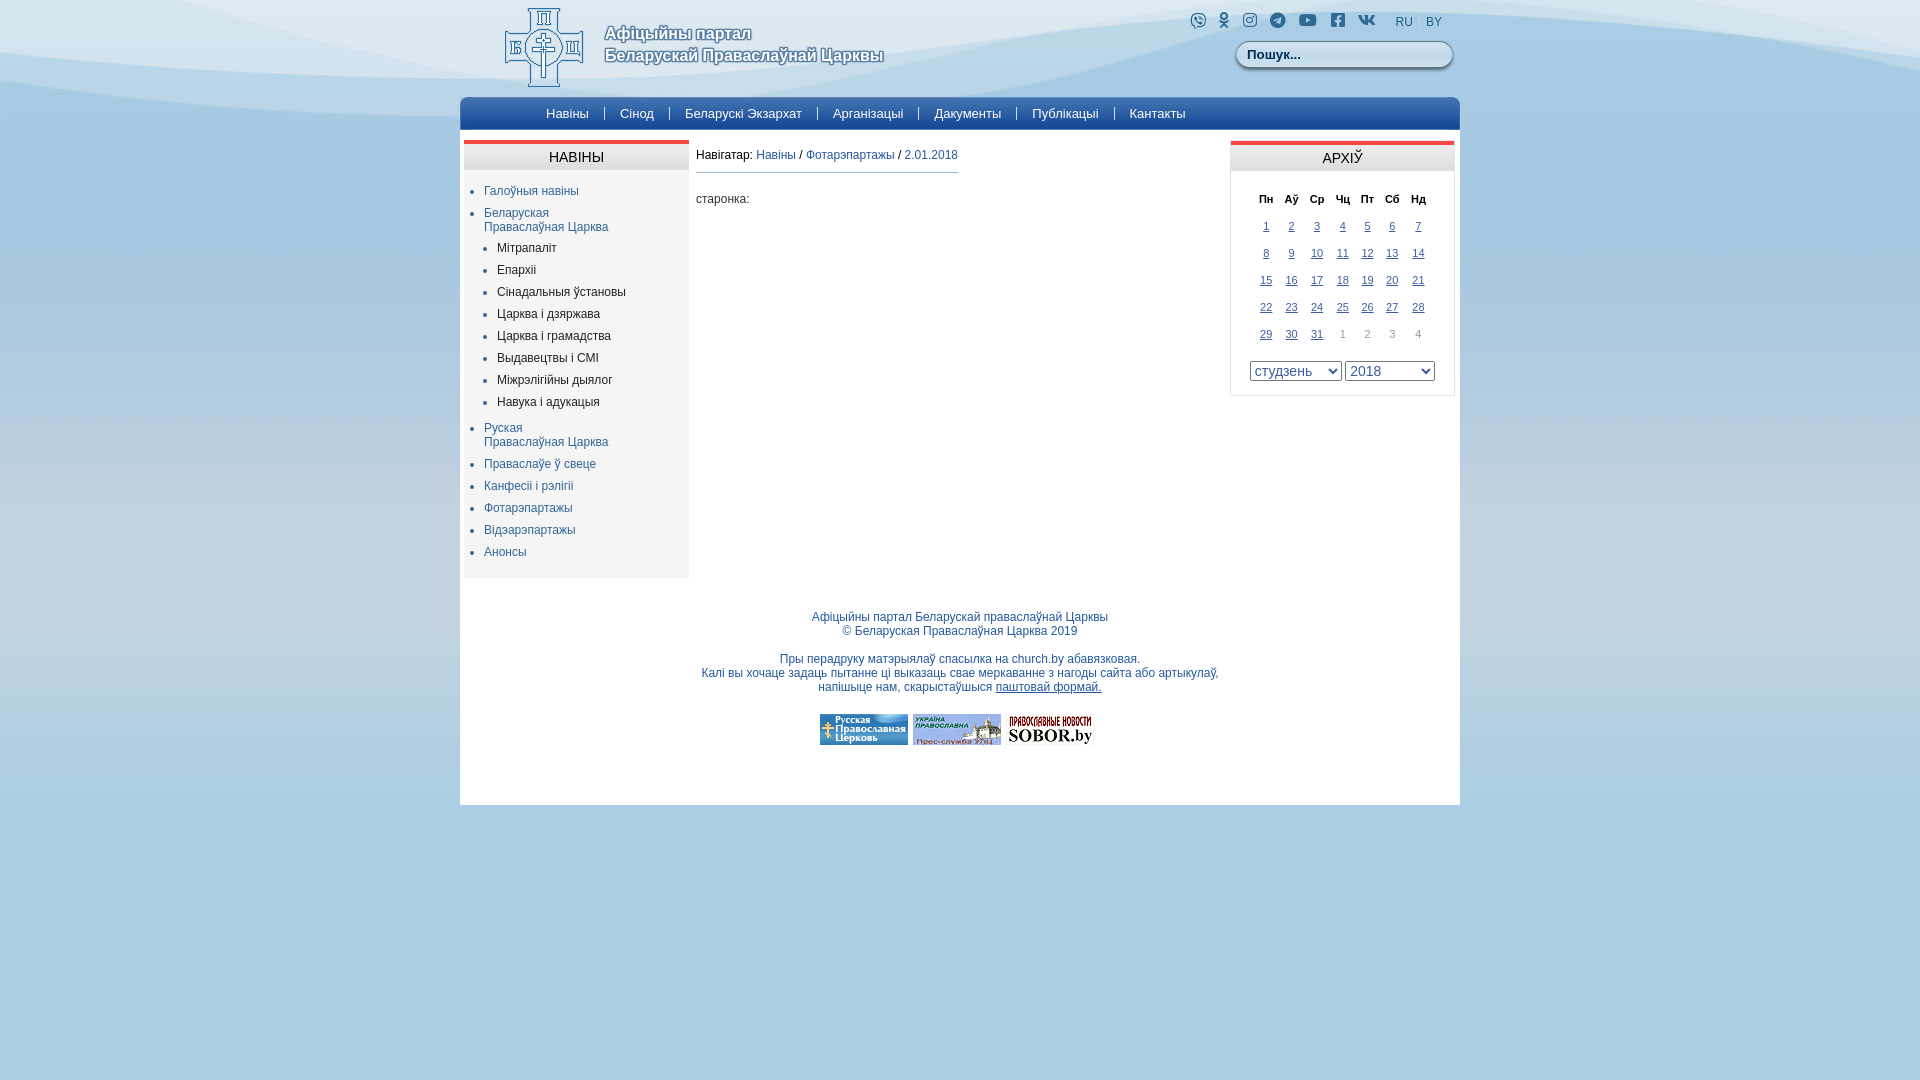  What do you see at coordinates (1391, 250) in the screenshot?
I see `'13'` at bounding box center [1391, 250].